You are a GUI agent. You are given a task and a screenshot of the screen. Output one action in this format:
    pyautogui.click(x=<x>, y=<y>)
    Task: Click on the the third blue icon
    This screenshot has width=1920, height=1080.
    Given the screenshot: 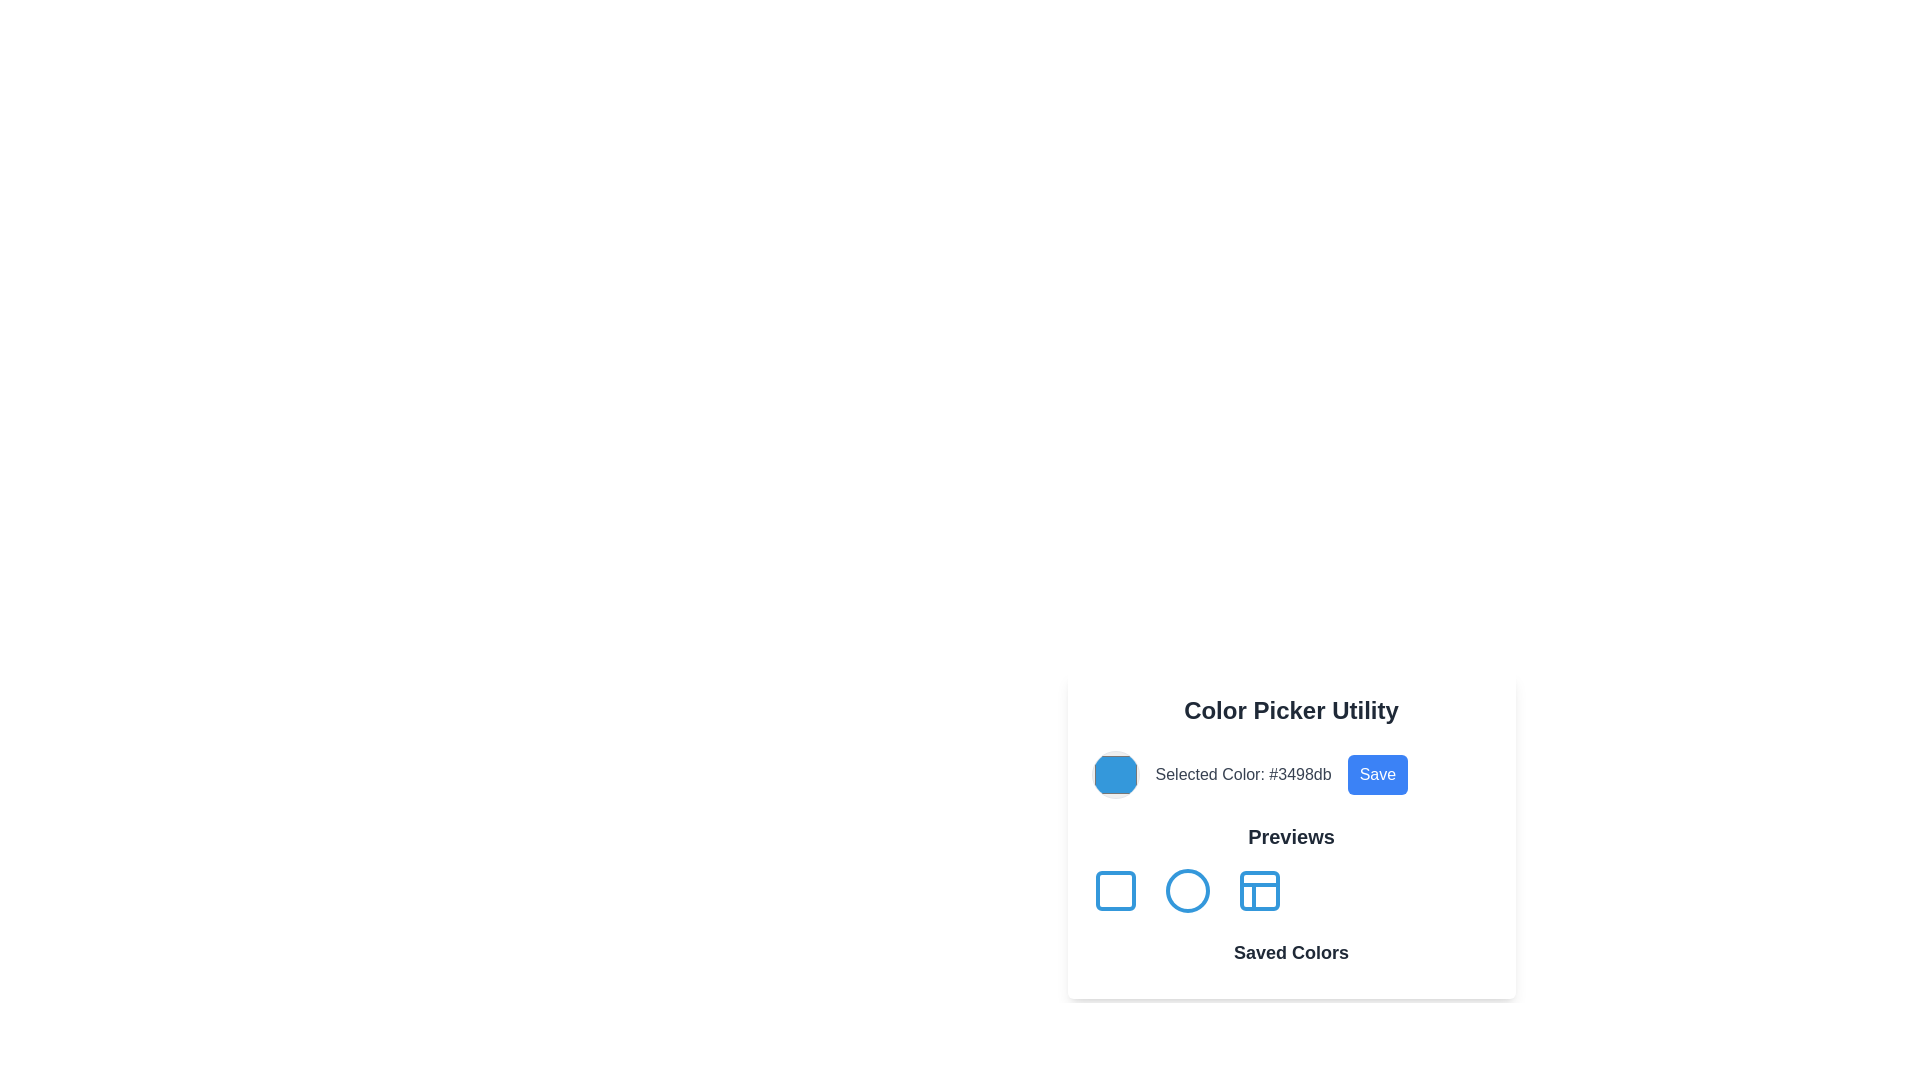 What is the action you would take?
    pyautogui.click(x=1258, y=890)
    